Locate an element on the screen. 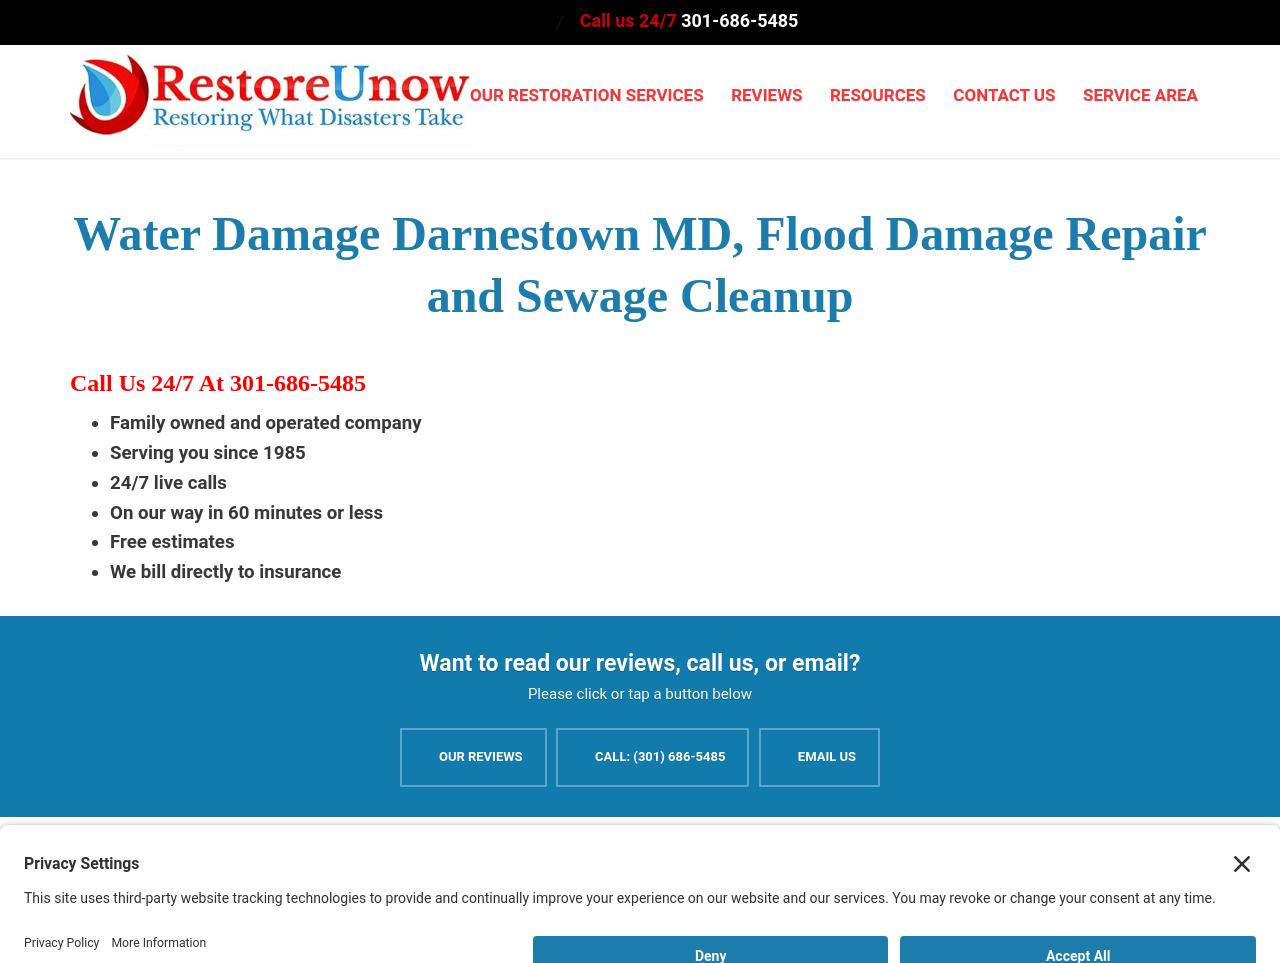  'Mold Removal' is located at coordinates (520, 459).